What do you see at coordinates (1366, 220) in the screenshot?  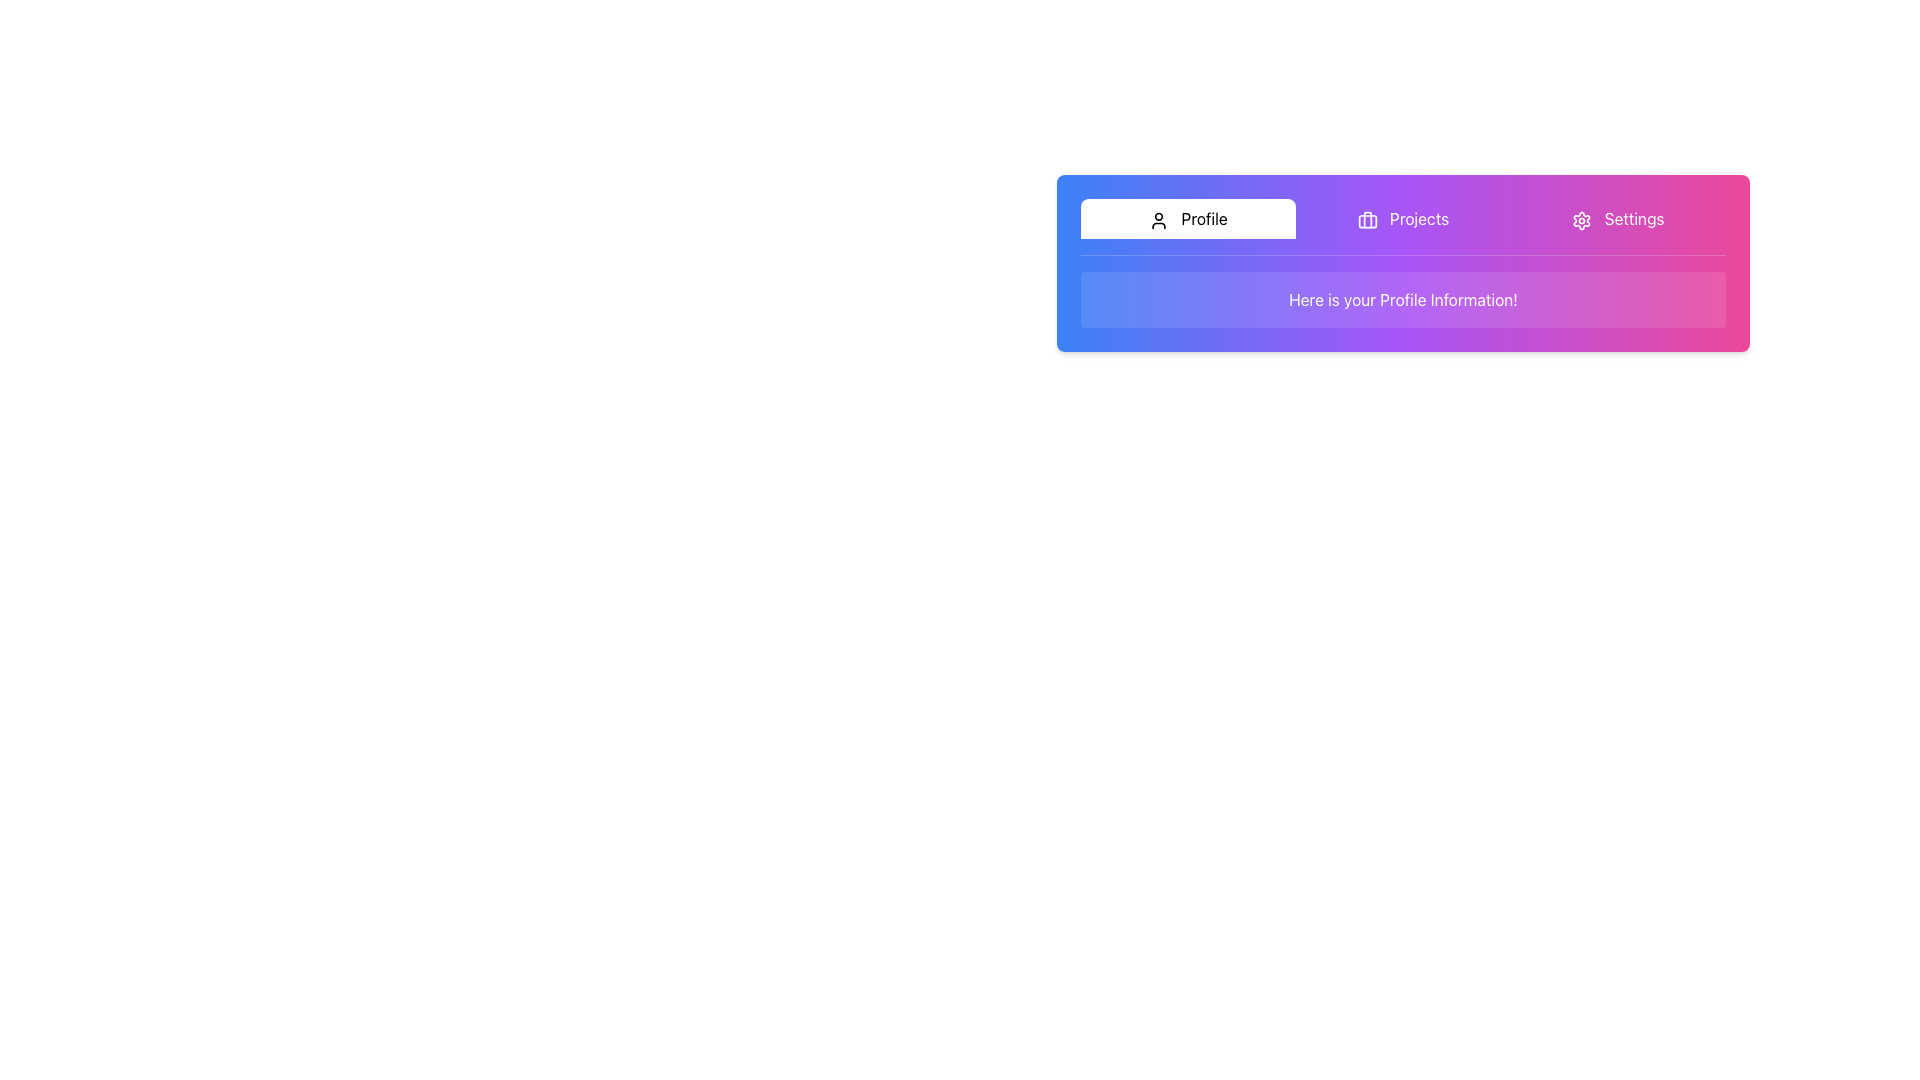 I see `the briefcase icon located within the 'Projects' button in the top navigation bar` at bounding box center [1366, 220].